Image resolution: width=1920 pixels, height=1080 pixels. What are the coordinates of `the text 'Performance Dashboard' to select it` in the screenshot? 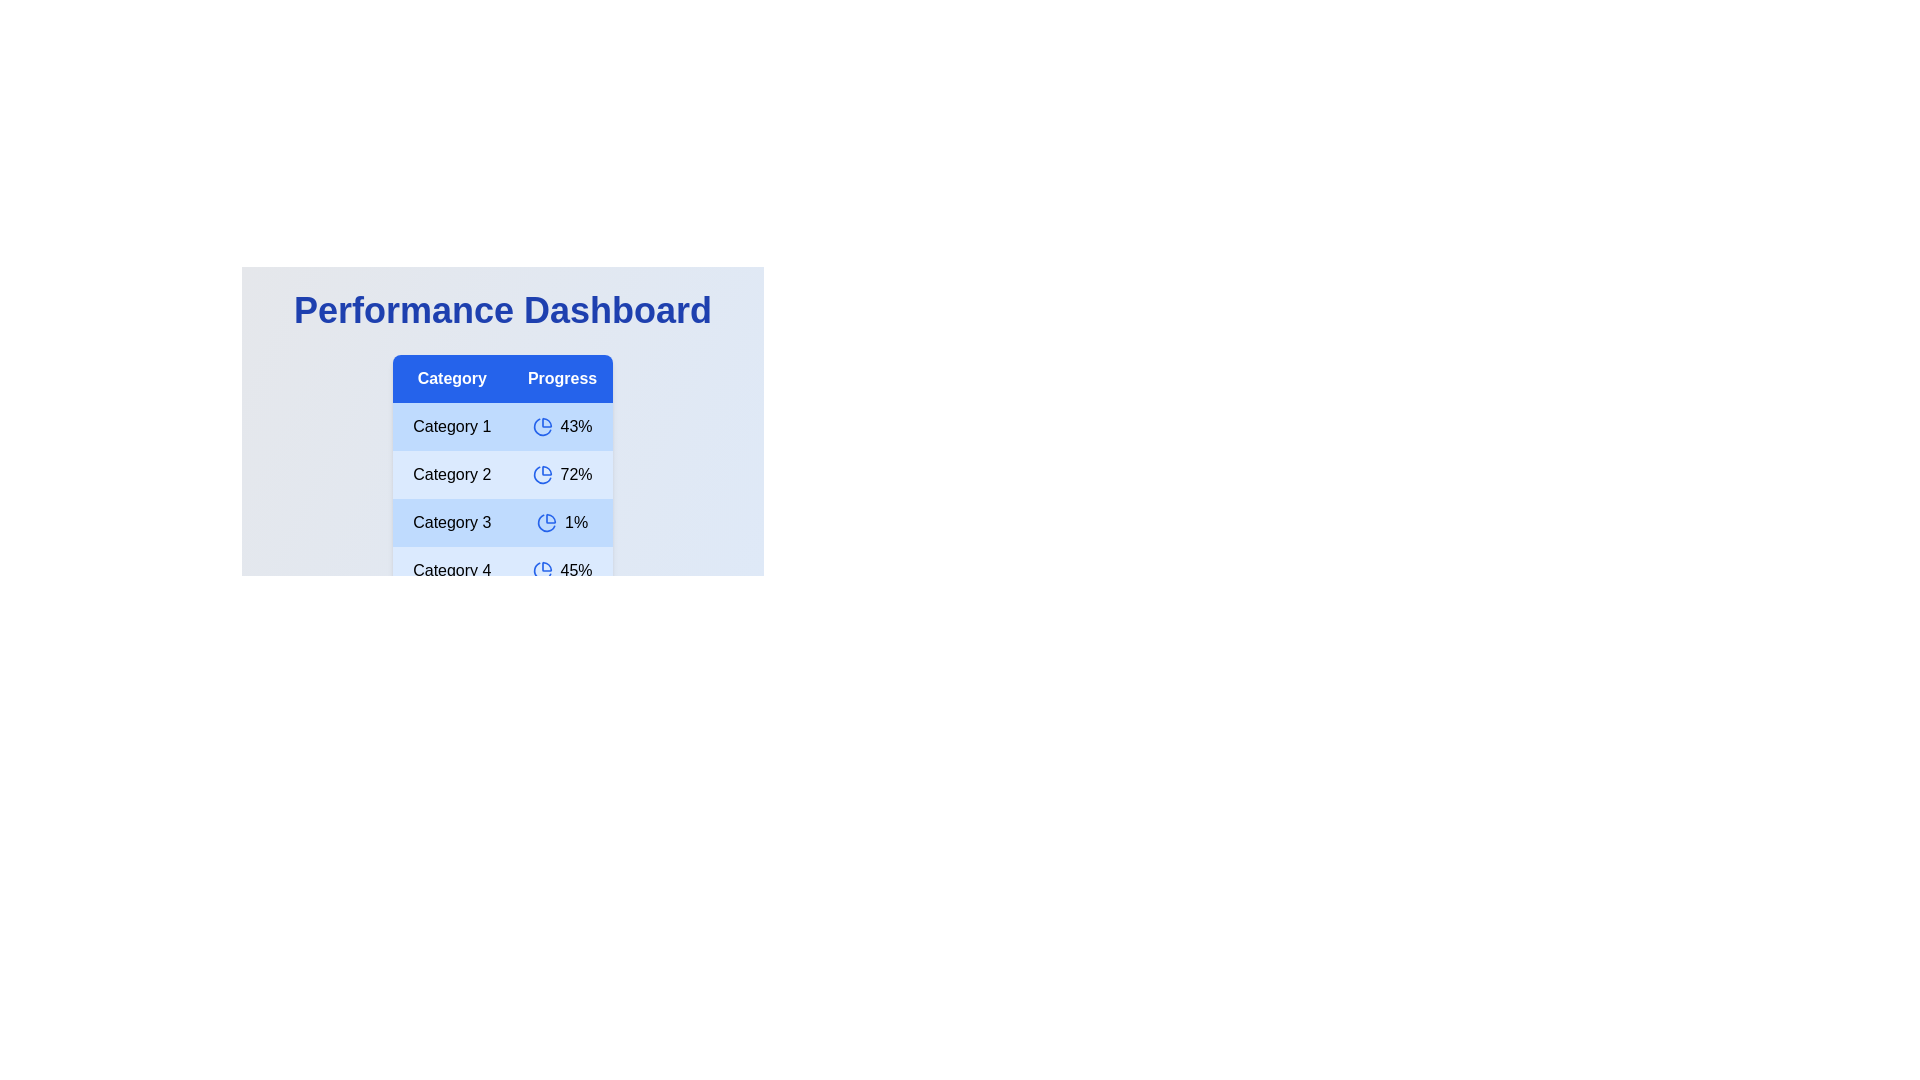 It's located at (503, 311).